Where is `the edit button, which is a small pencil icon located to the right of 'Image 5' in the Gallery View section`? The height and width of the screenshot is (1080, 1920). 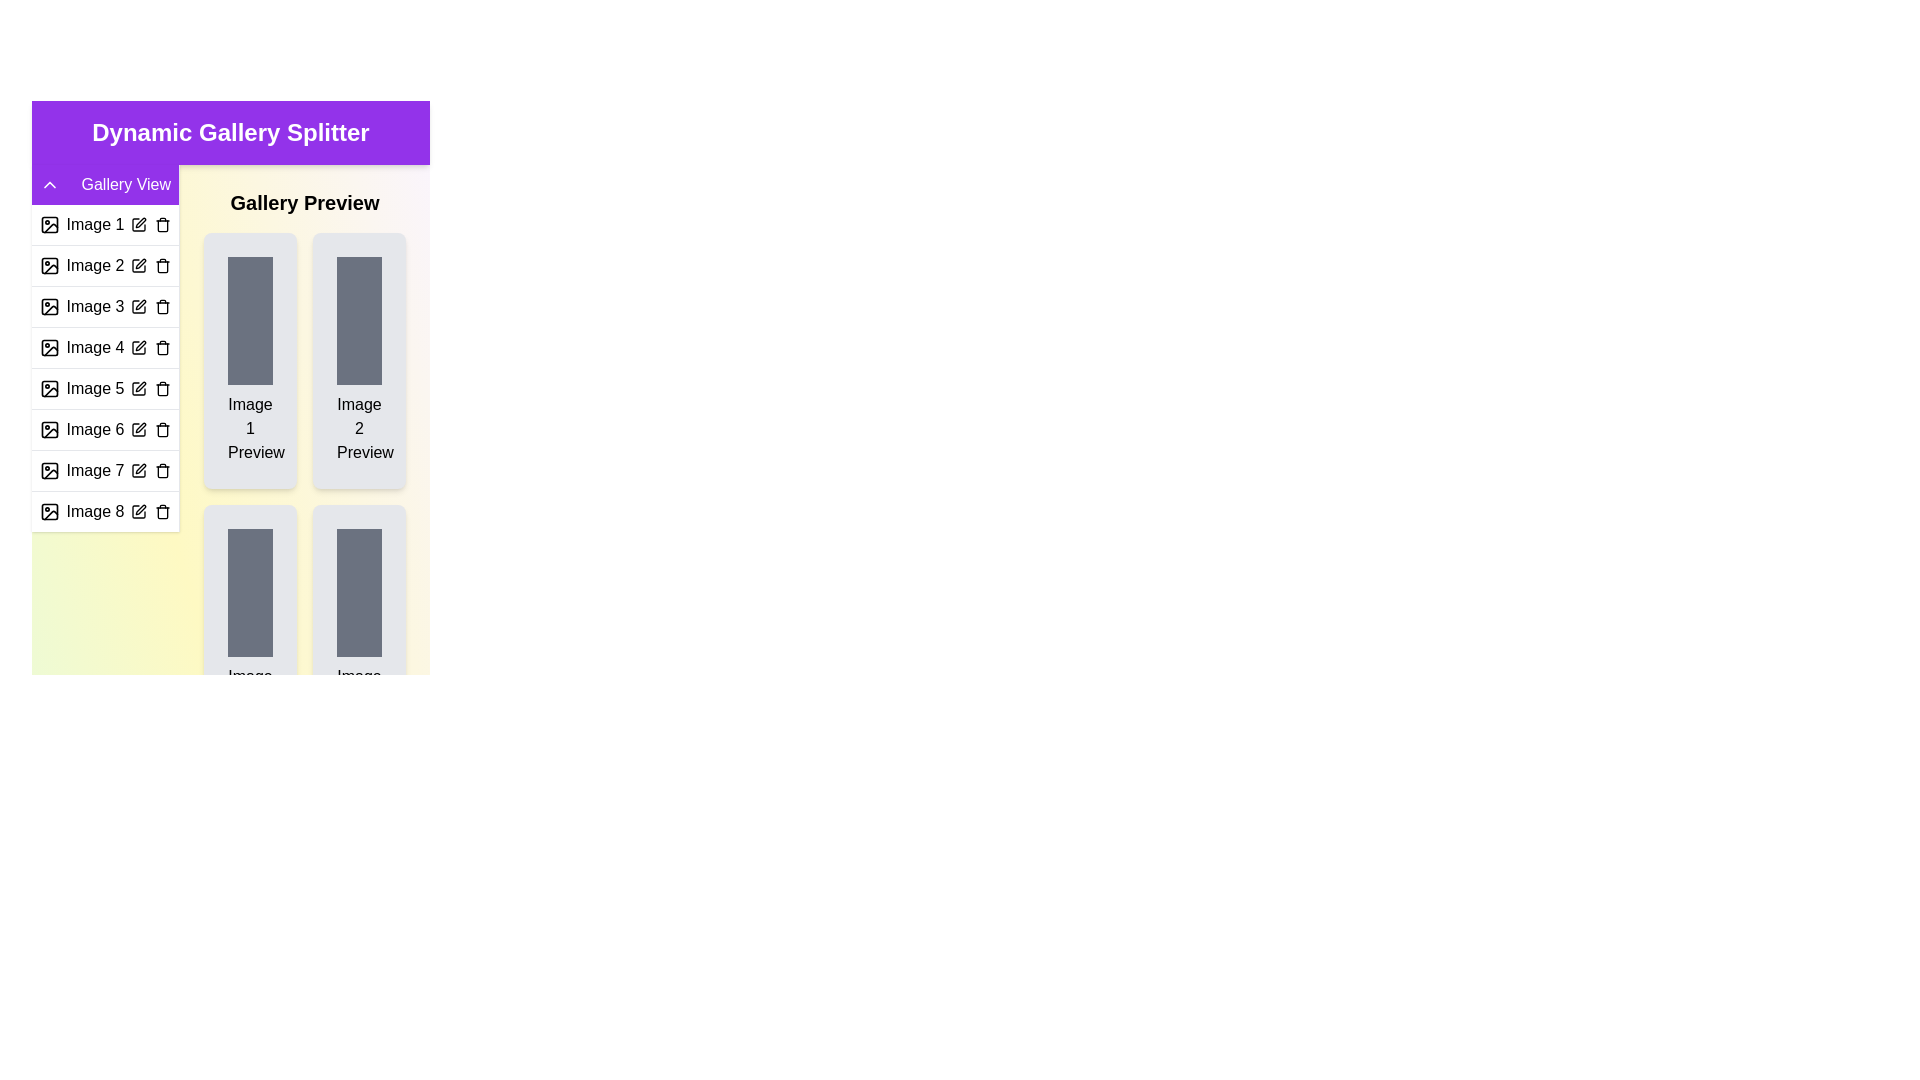
the edit button, which is a small pencil icon located to the right of 'Image 5' in the Gallery View section is located at coordinates (139, 386).